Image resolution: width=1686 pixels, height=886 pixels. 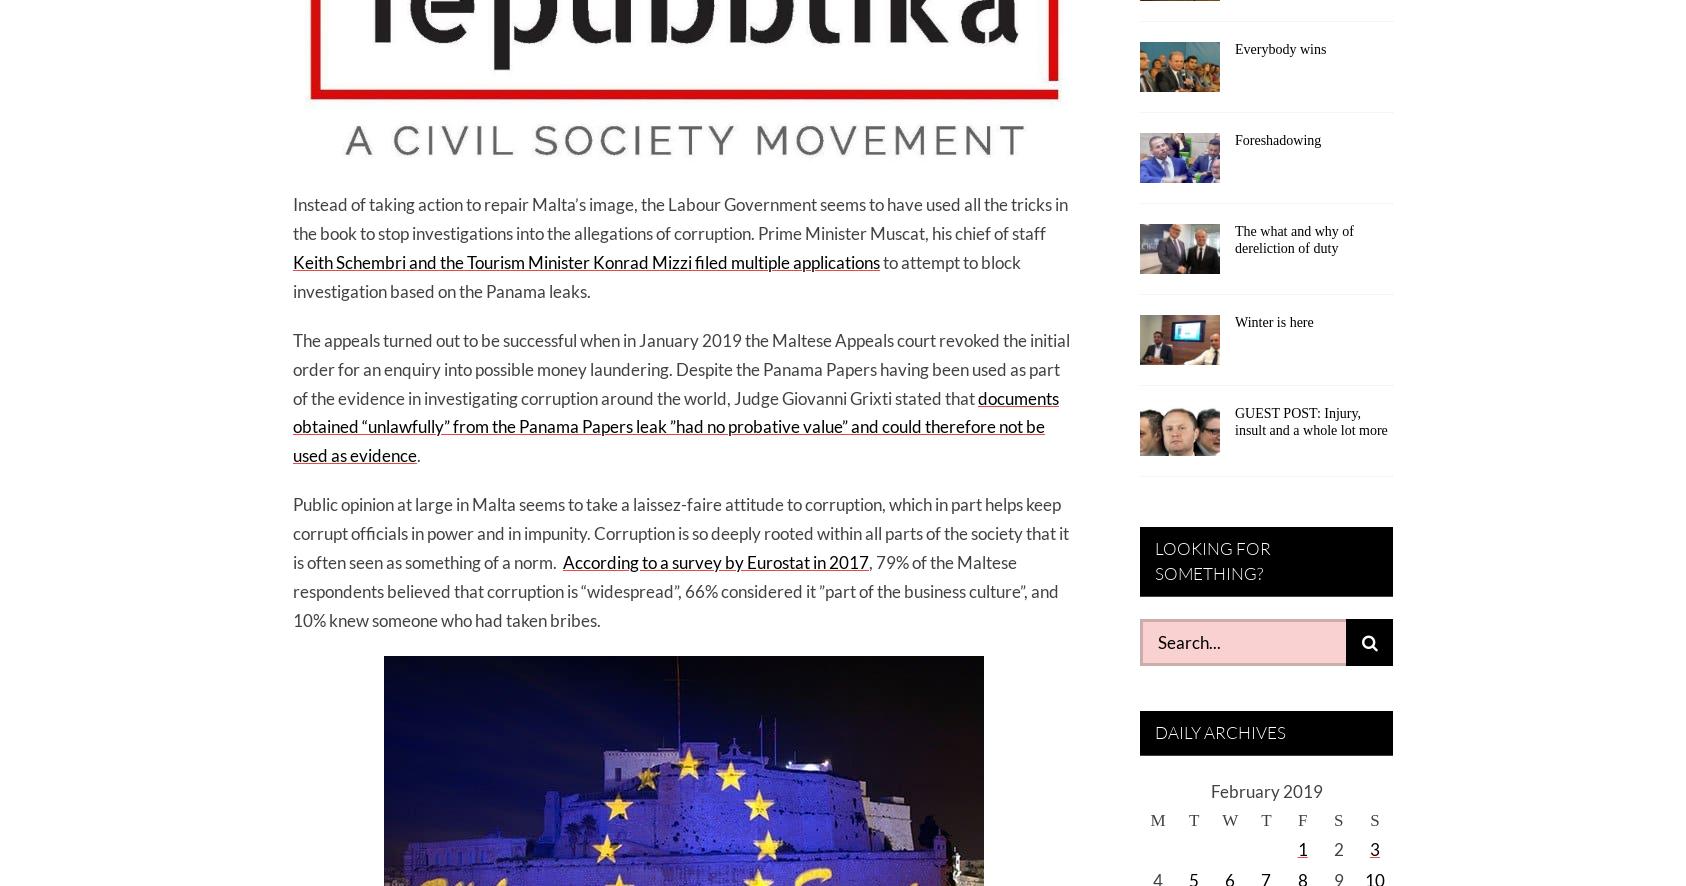 I want to click on 'LOOKING FOR SOMETHING?', so click(x=1154, y=560).